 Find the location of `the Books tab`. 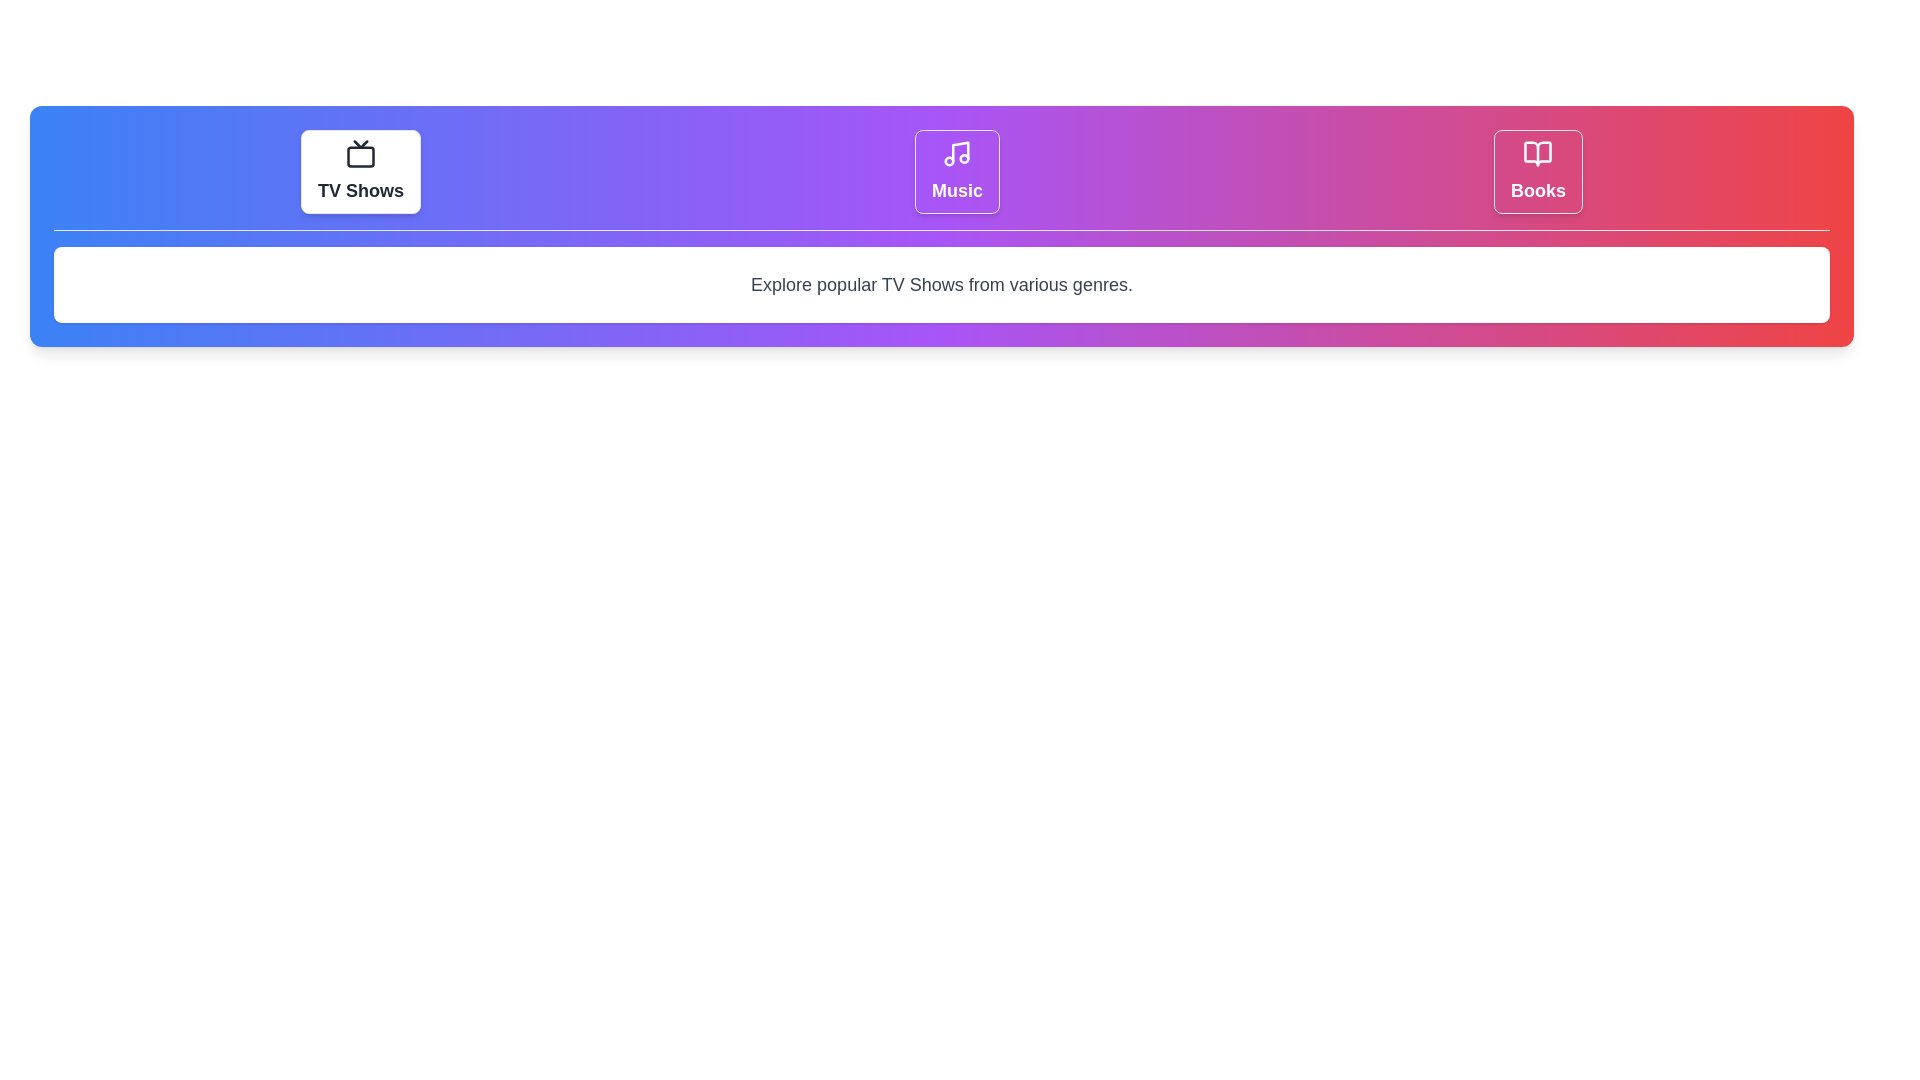

the Books tab is located at coordinates (1536, 171).